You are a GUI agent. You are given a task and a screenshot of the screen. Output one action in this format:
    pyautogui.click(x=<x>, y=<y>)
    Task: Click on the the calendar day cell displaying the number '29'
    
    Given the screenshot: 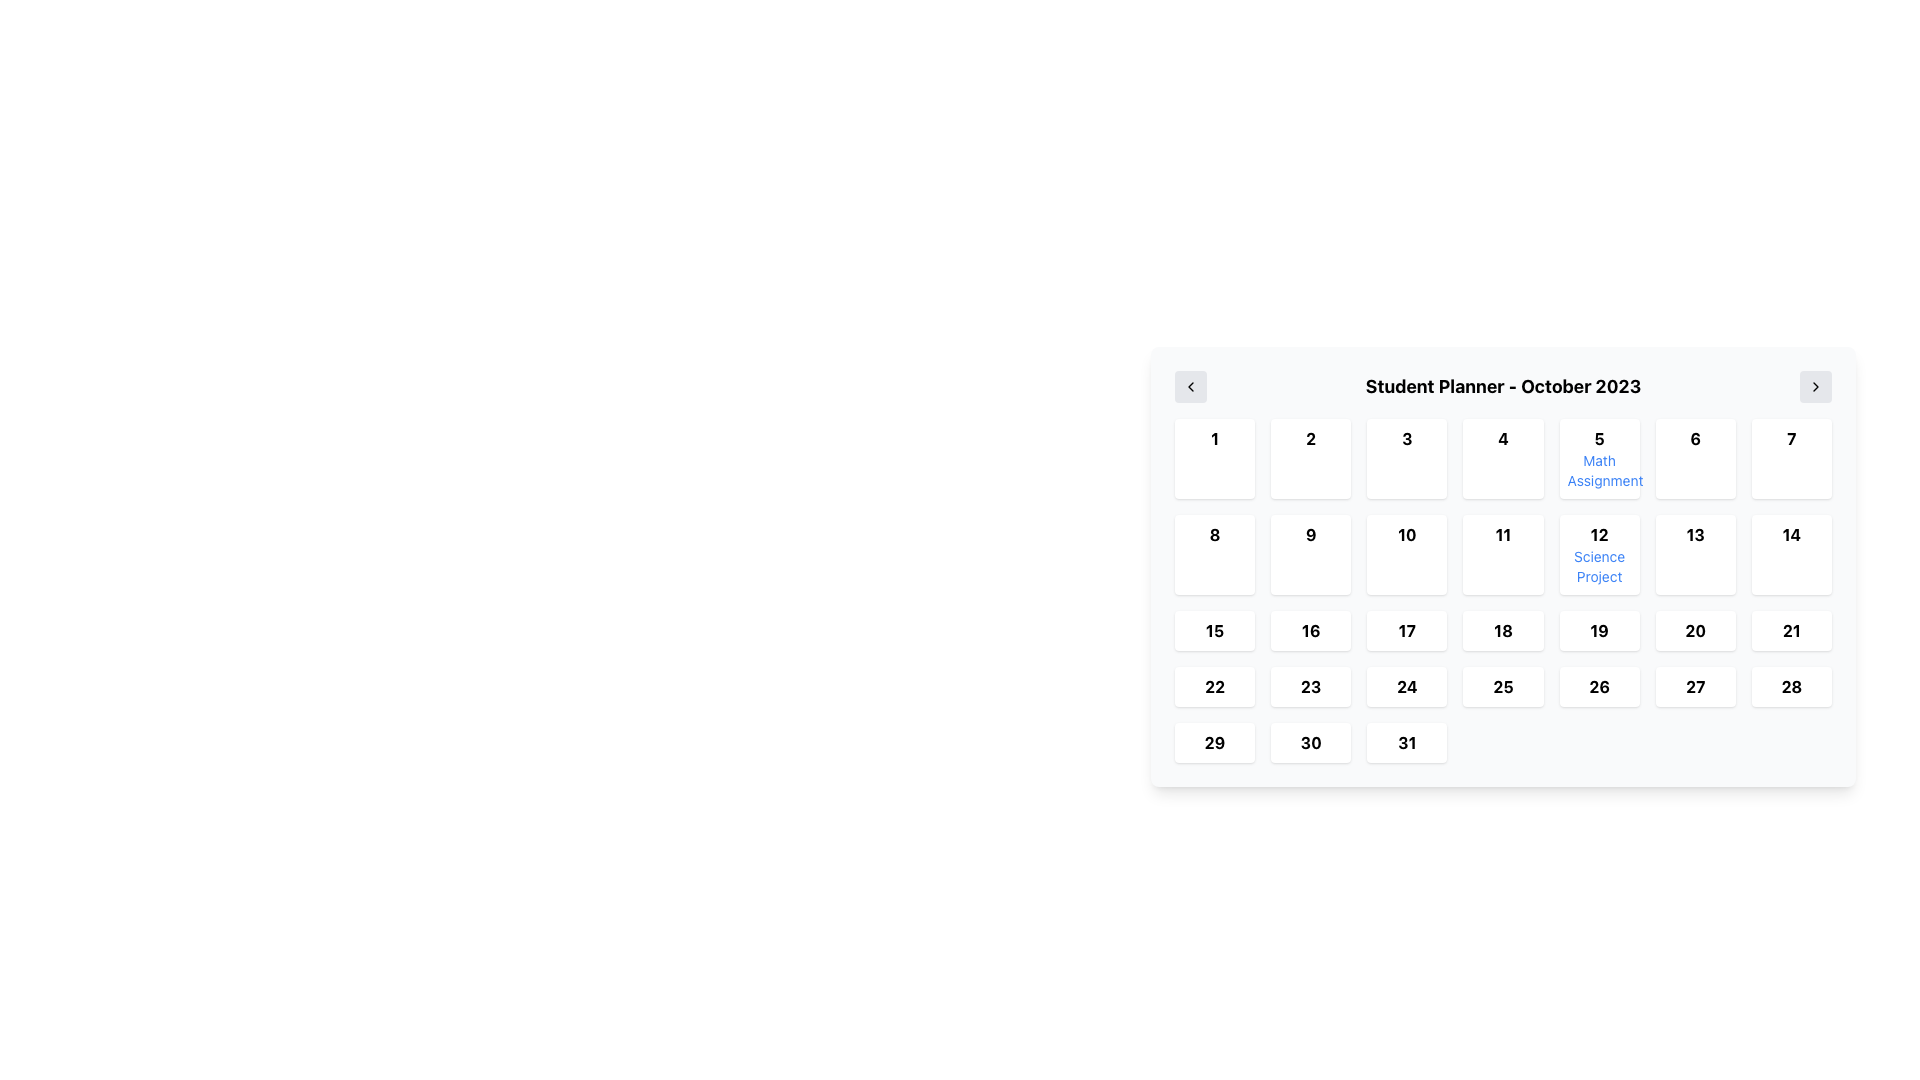 What is the action you would take?
    pyautogui.click(x=1213, y=743)
    